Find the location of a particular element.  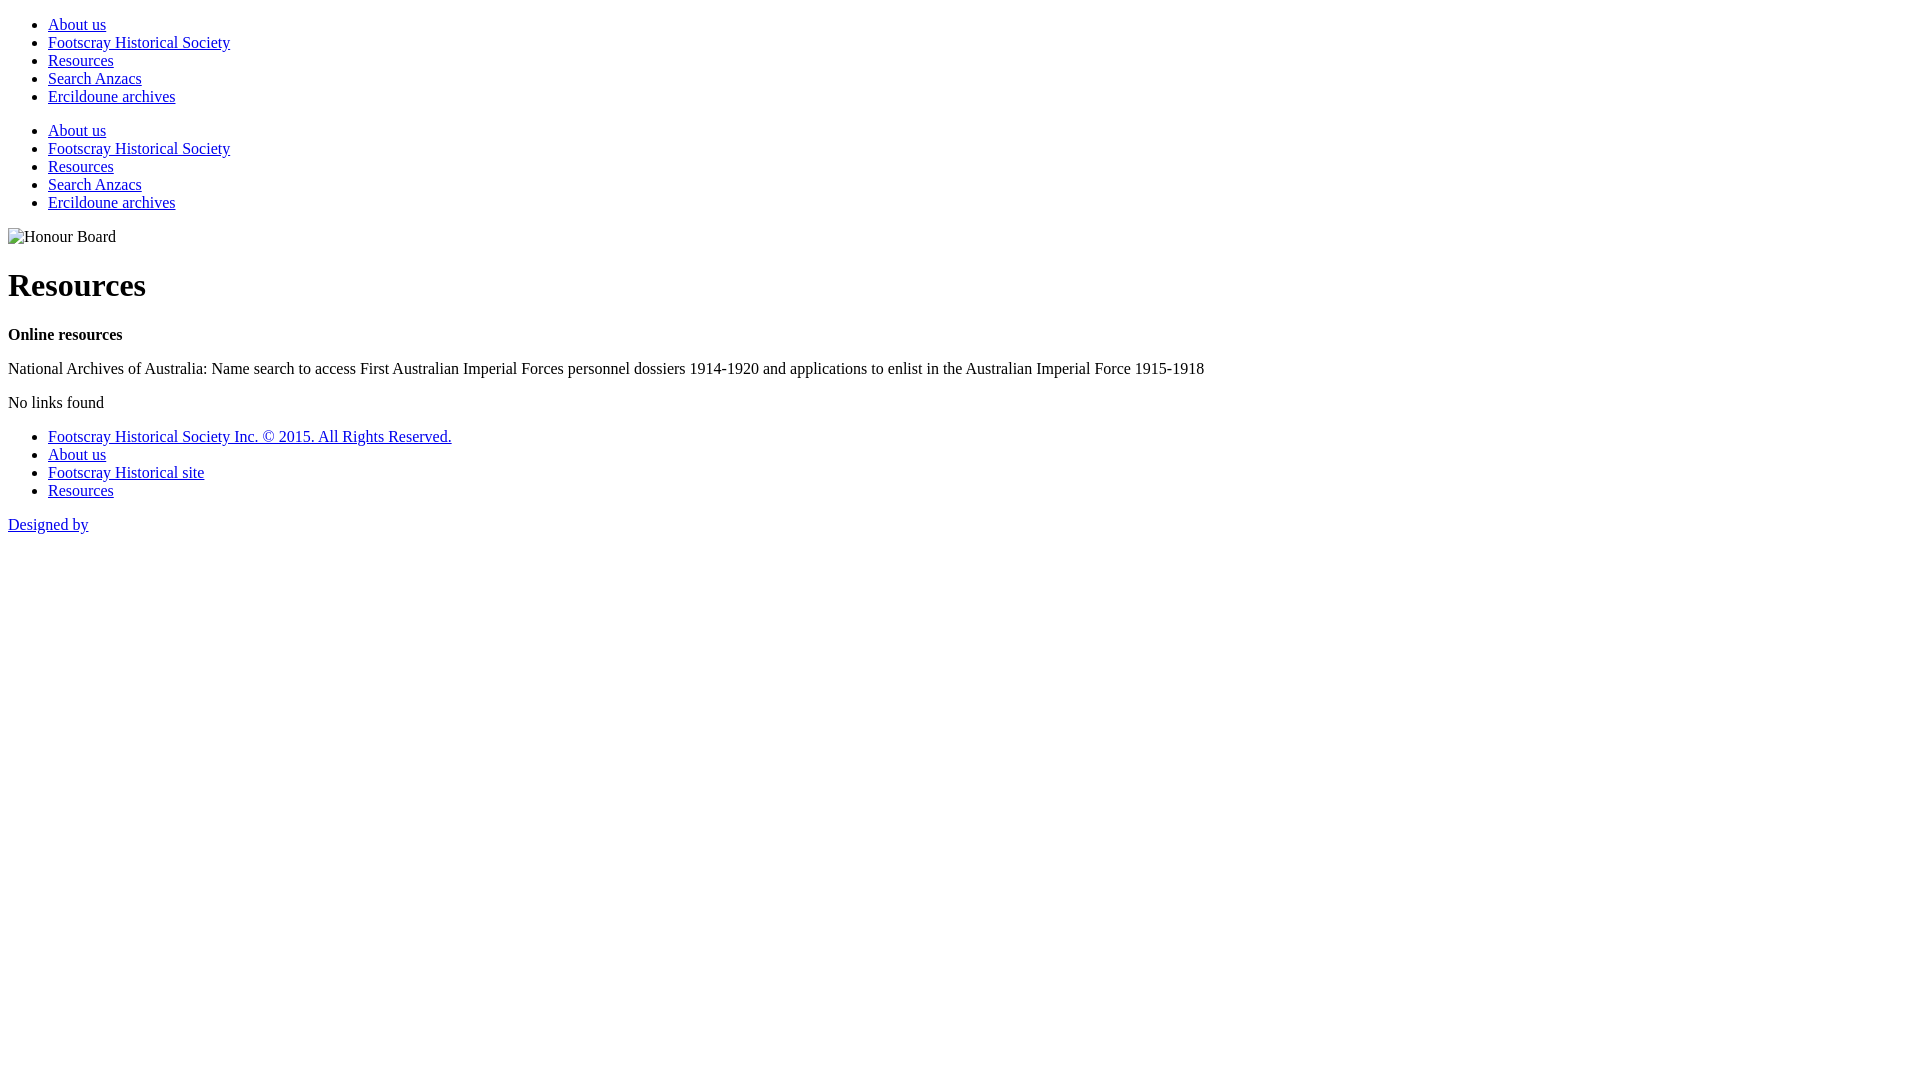

'Search Anzacs' is located at coordinates (94, 77).